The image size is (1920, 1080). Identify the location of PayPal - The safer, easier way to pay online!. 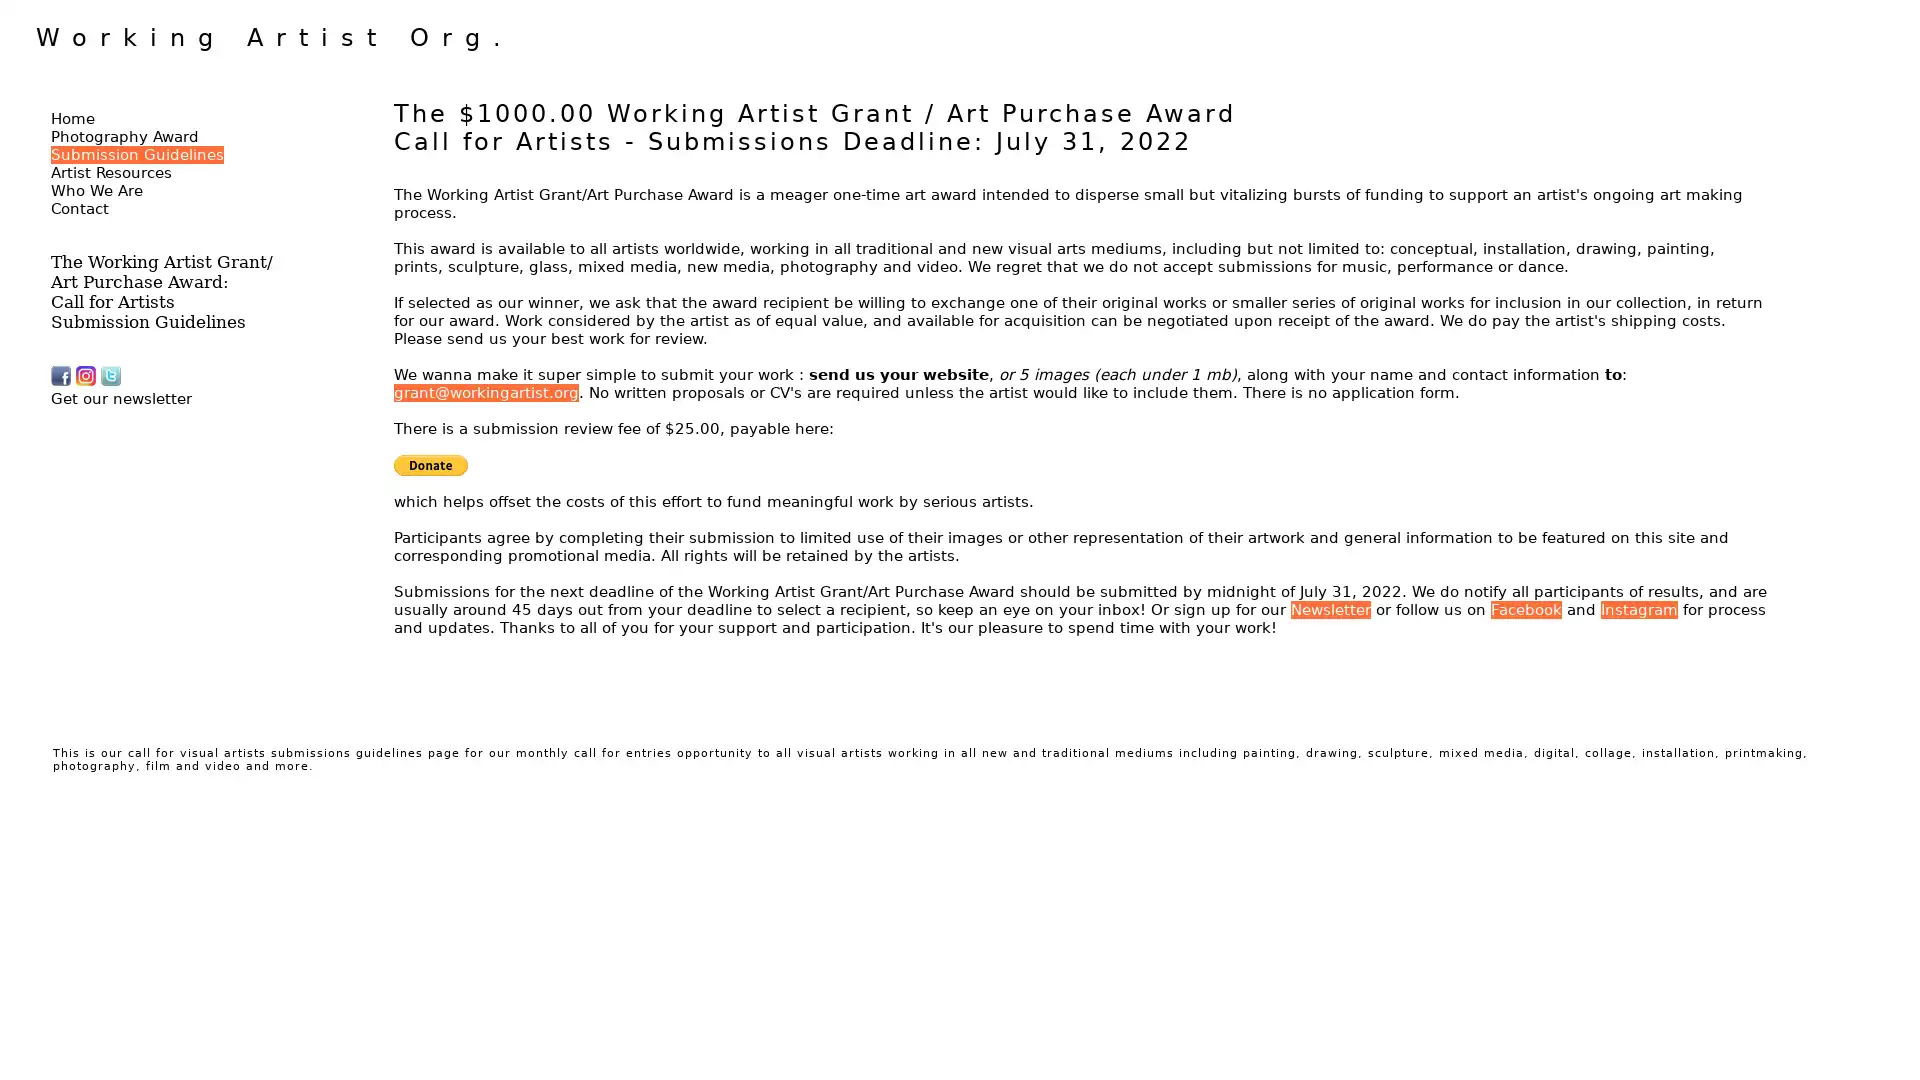
(430, 465).